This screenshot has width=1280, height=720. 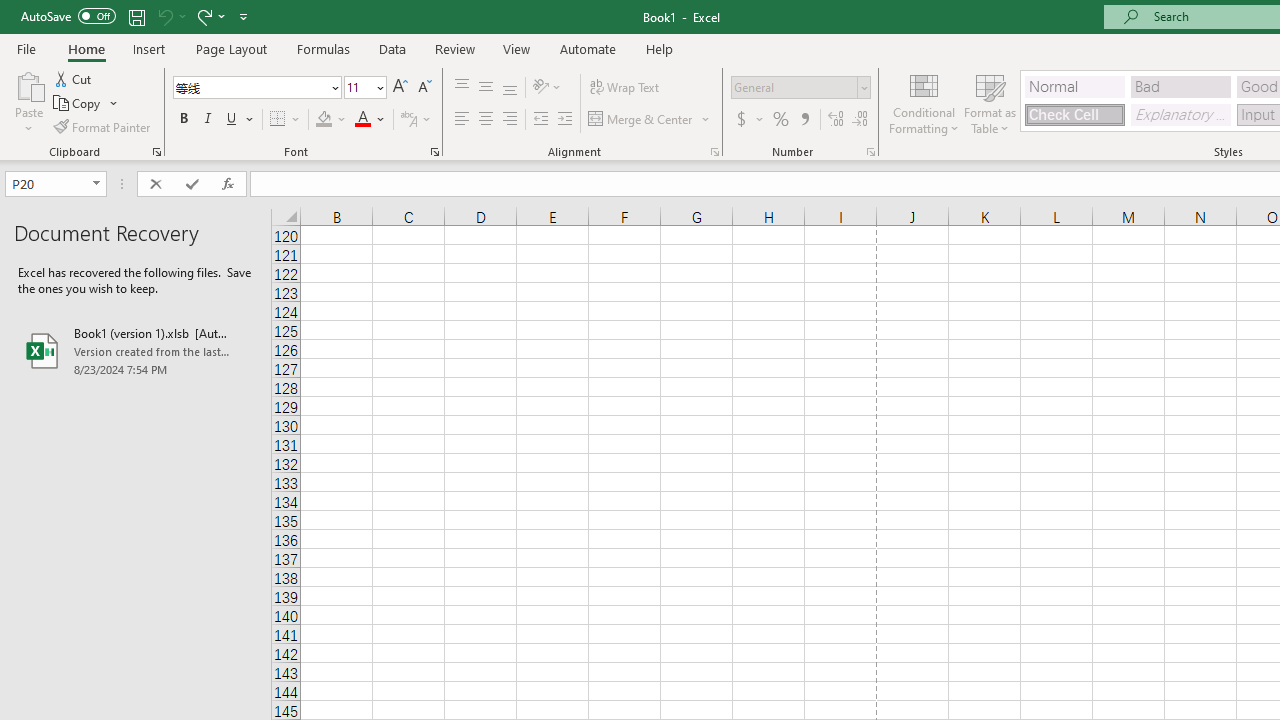 I want to click on 'Orientation', so click(x=547, y=86).